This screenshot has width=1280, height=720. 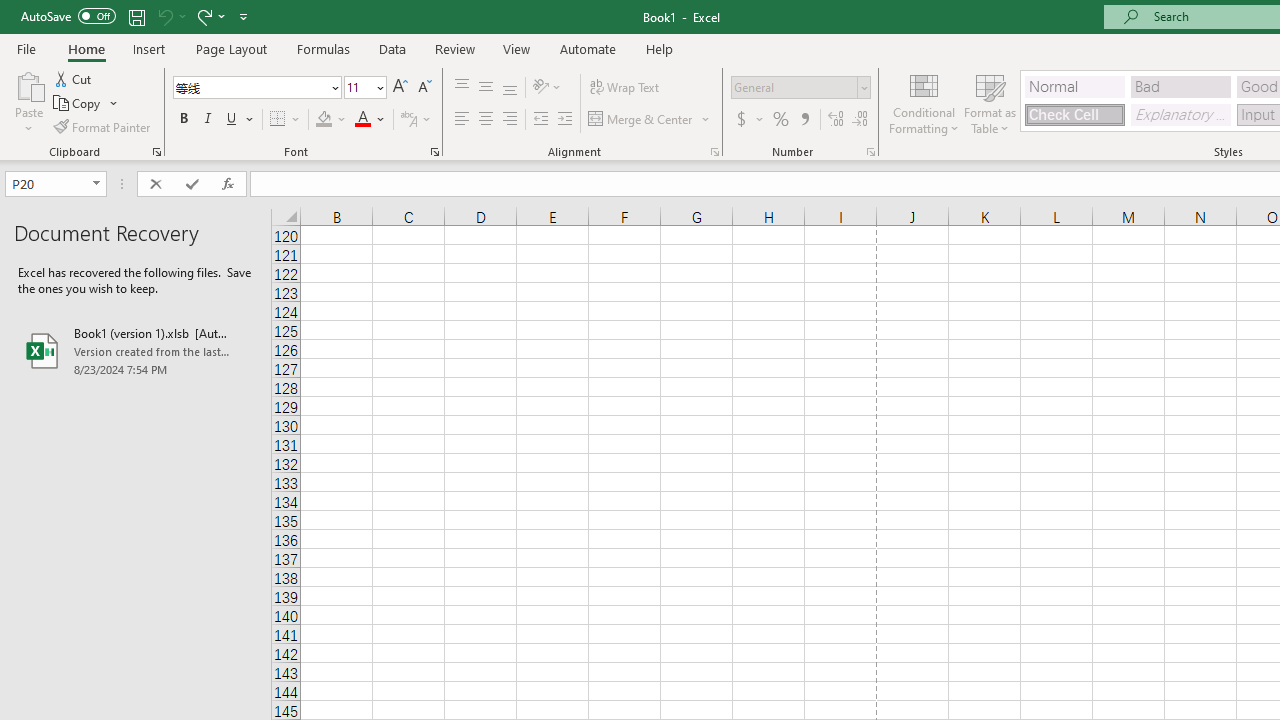 I want to click on 'Orientation', so click(x=547, y=86).